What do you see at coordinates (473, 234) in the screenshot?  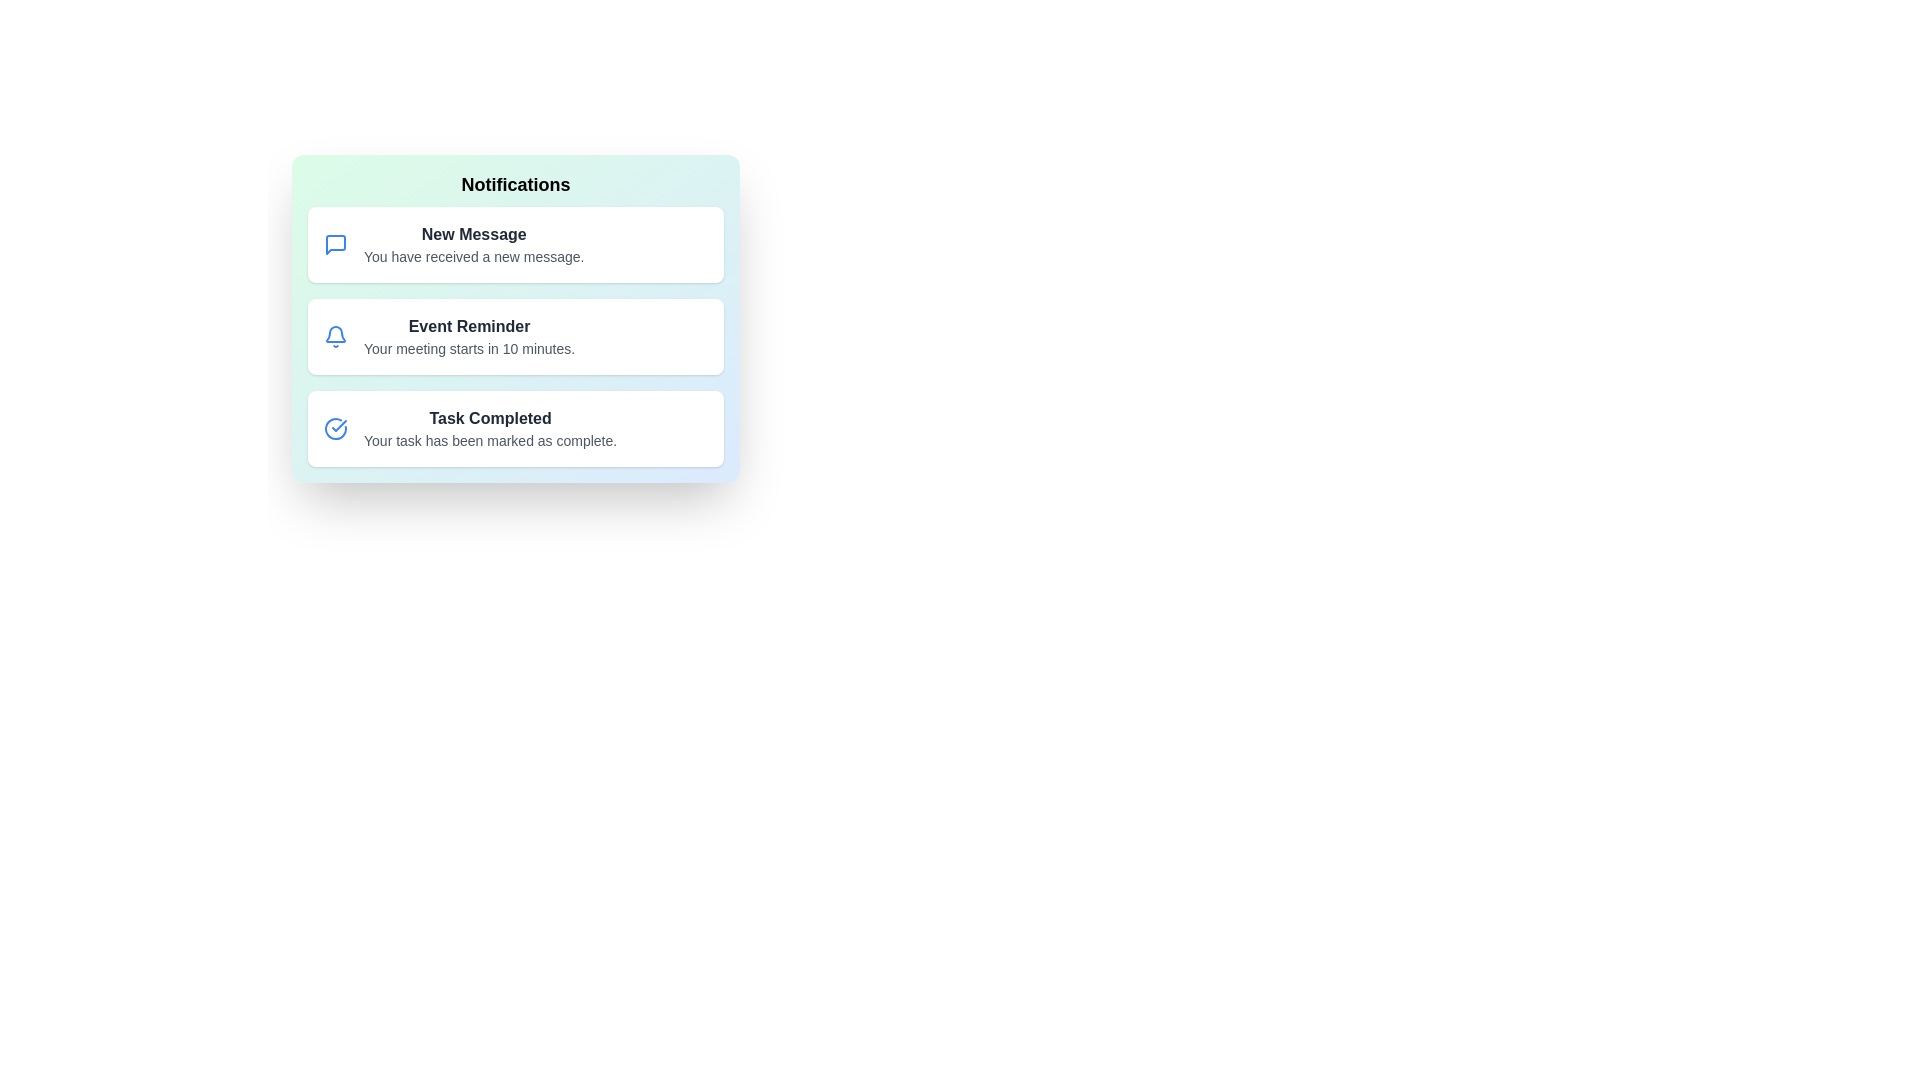 I see `the notification title New Message` at bounding box center [473, 234].